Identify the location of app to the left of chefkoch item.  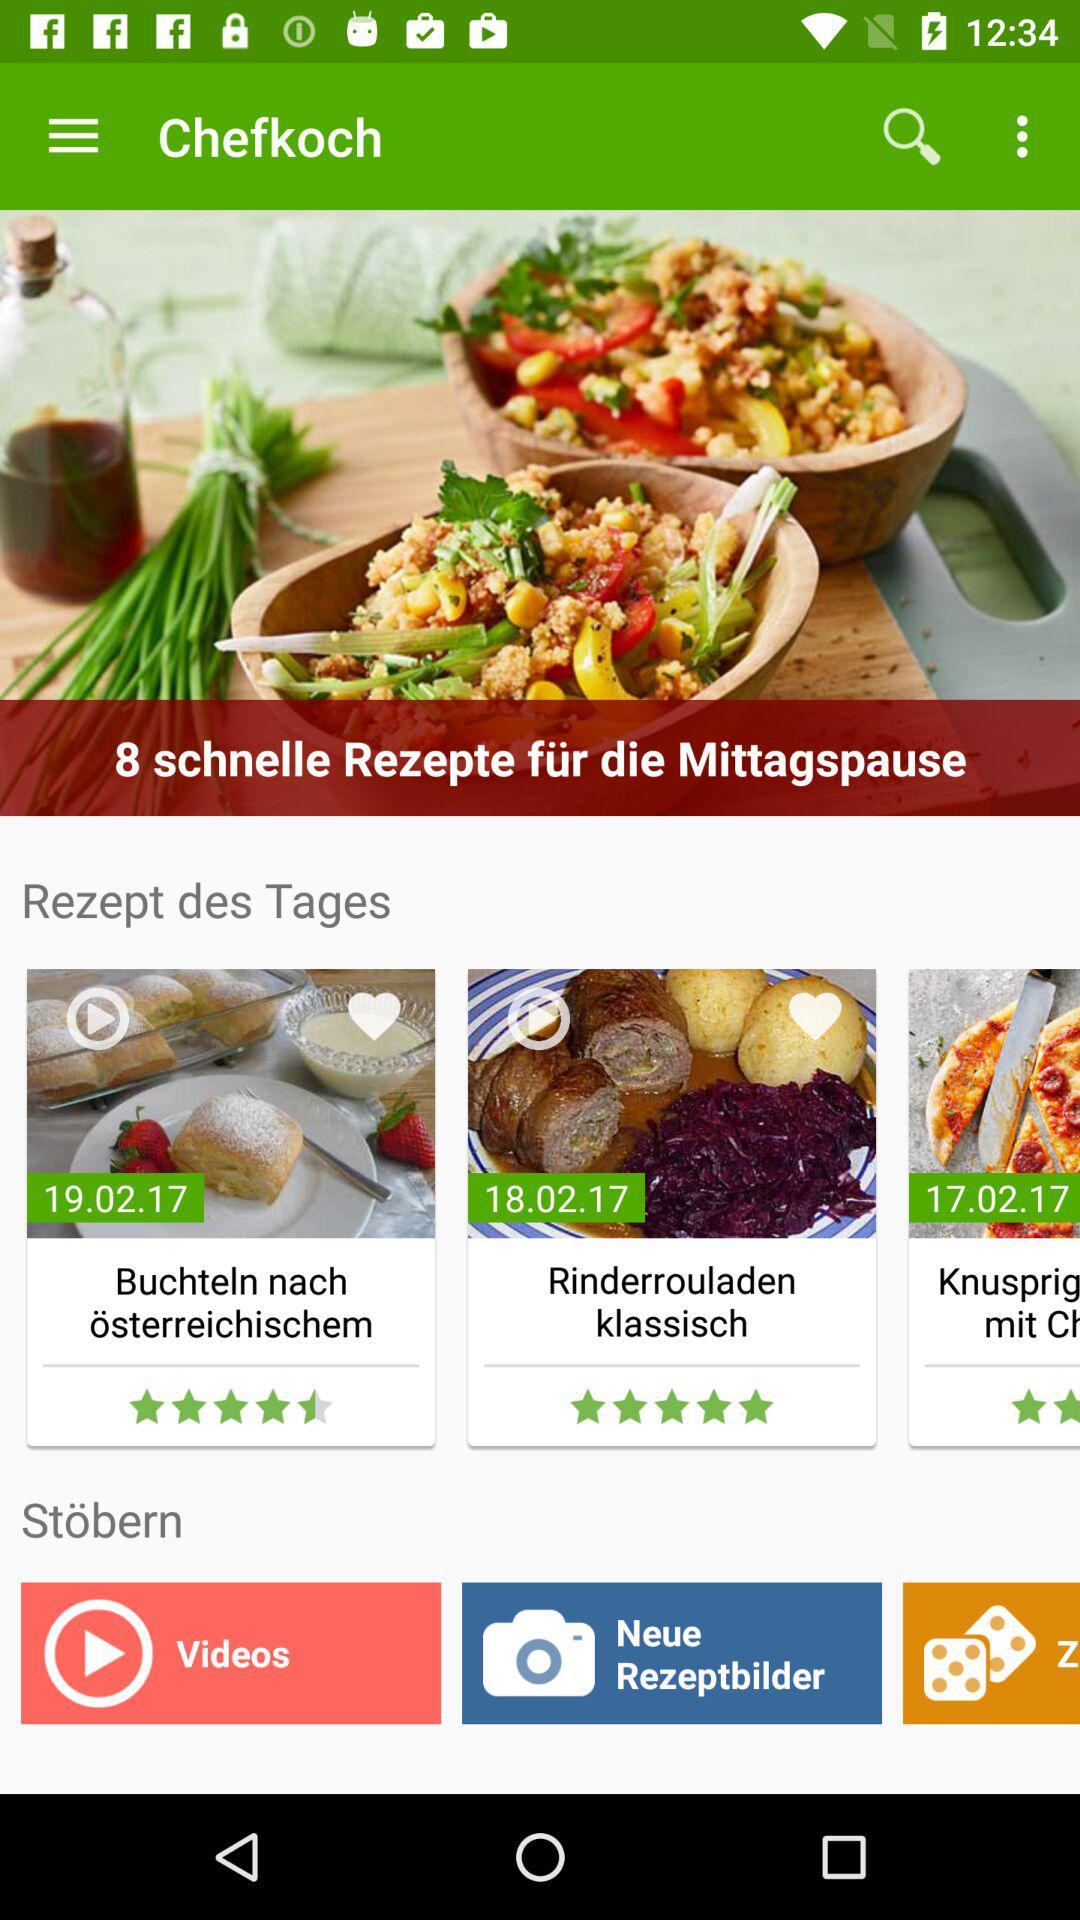
(72, 135).